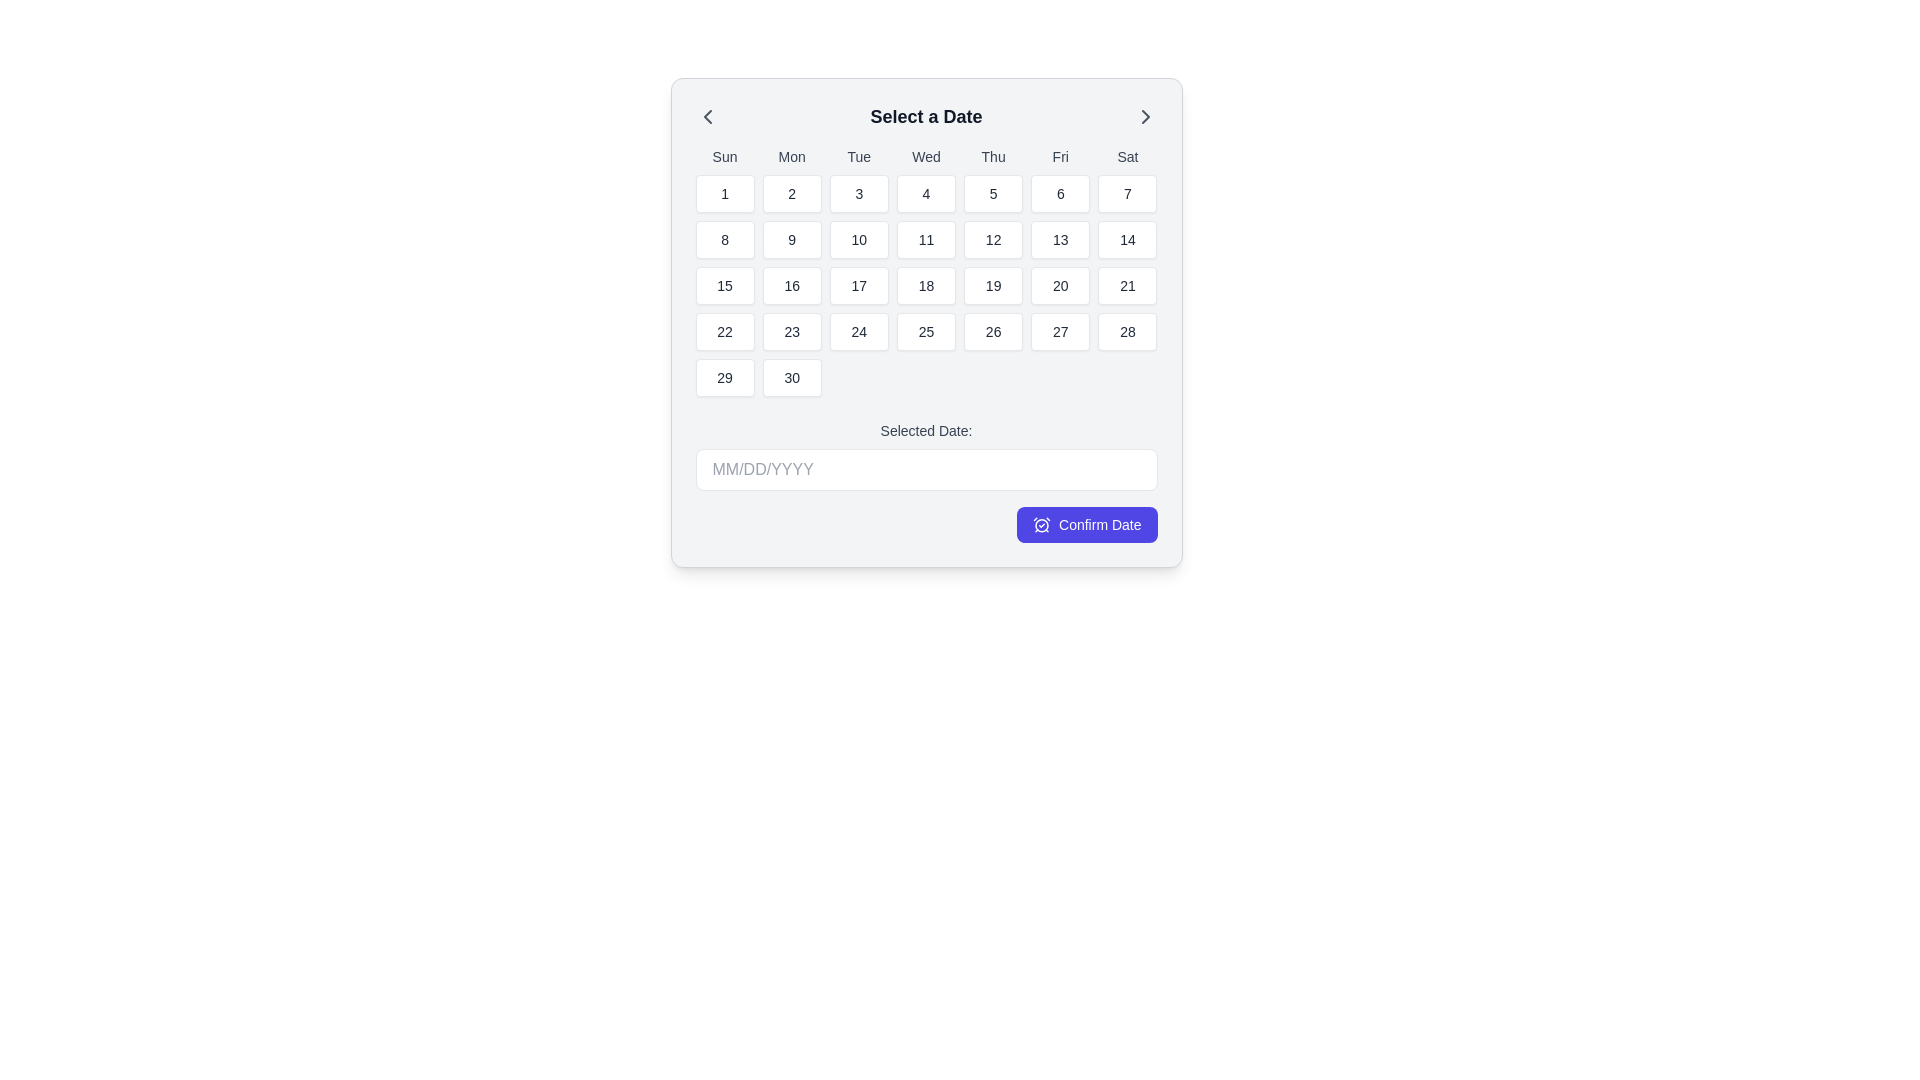 This screenshot has width=1920, height=1080. What do you see at coordinates (993, 285) in the screenshot?
I see `the rectangular button with rounded corners containing the number '19'` at bounding box center [993, 285].